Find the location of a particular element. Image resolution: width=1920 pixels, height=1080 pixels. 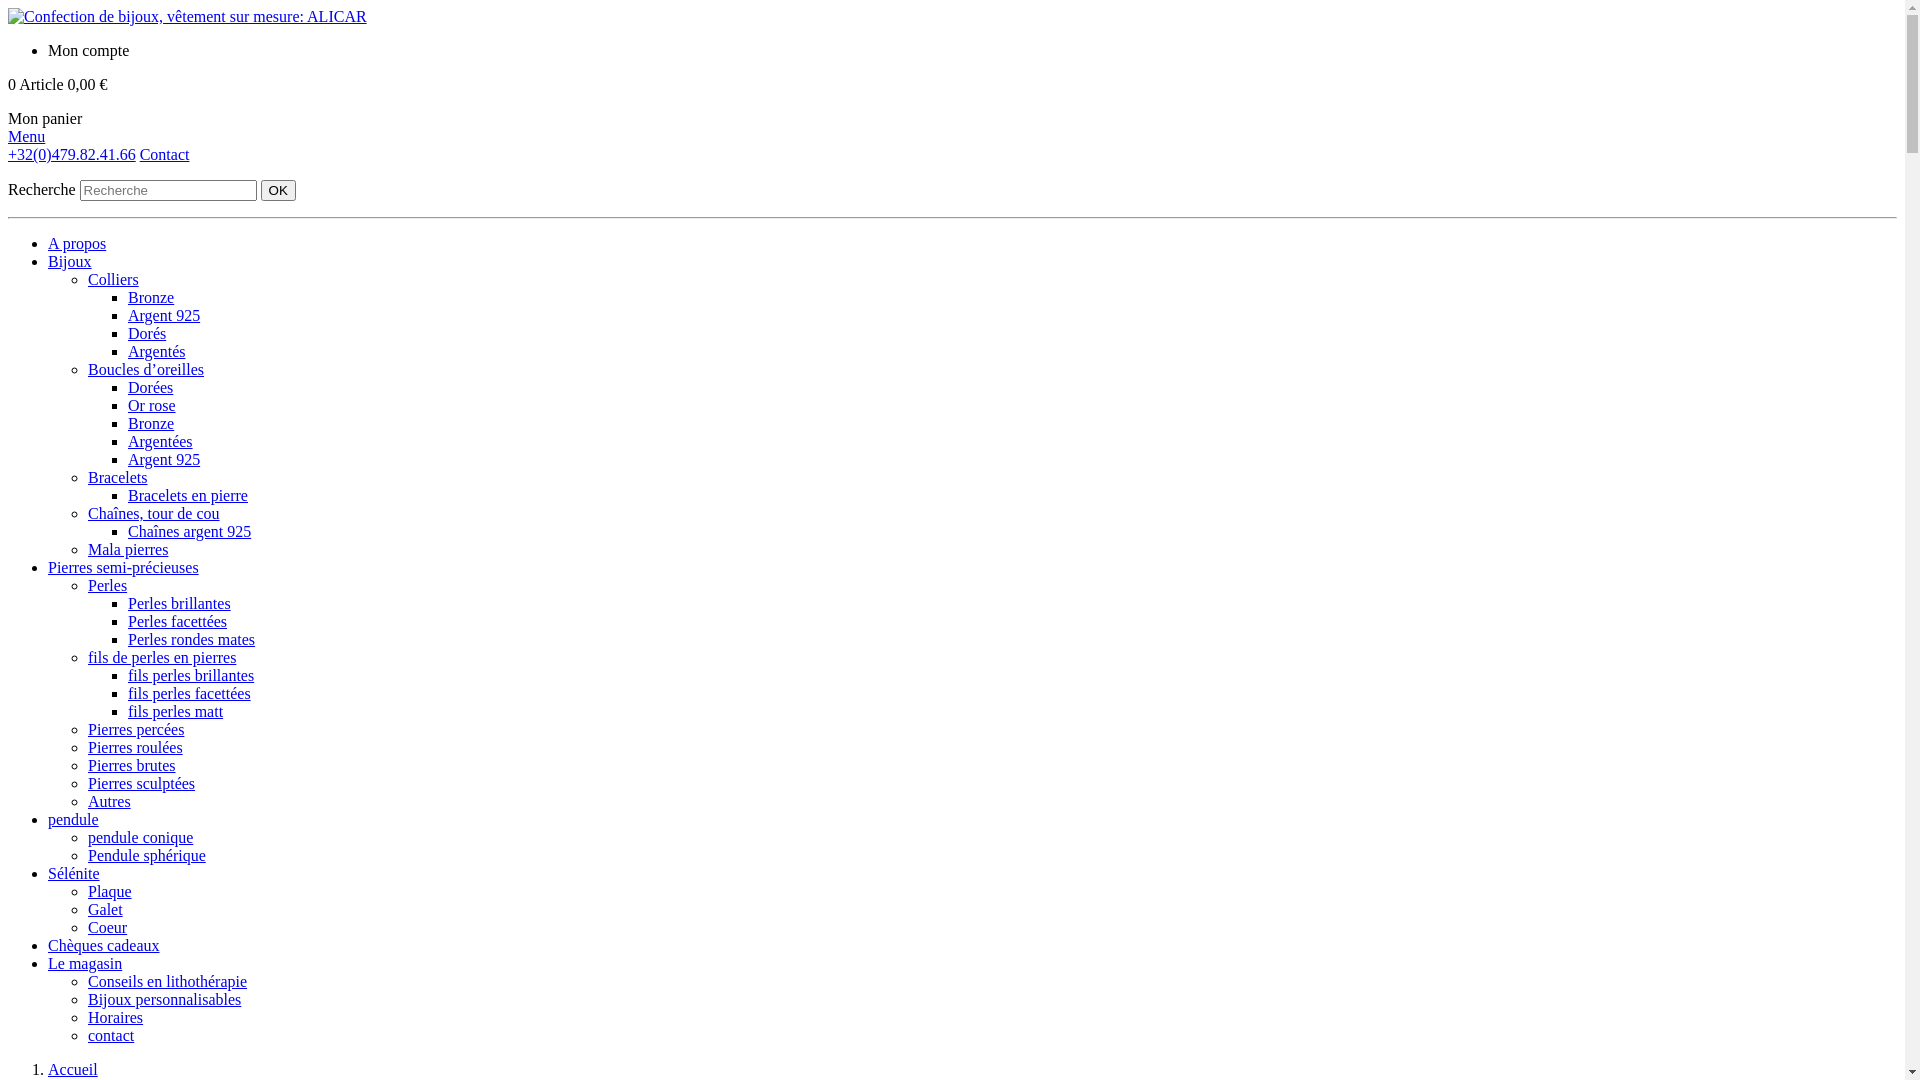

'pendule conique' is located at coordinates (139, 837).